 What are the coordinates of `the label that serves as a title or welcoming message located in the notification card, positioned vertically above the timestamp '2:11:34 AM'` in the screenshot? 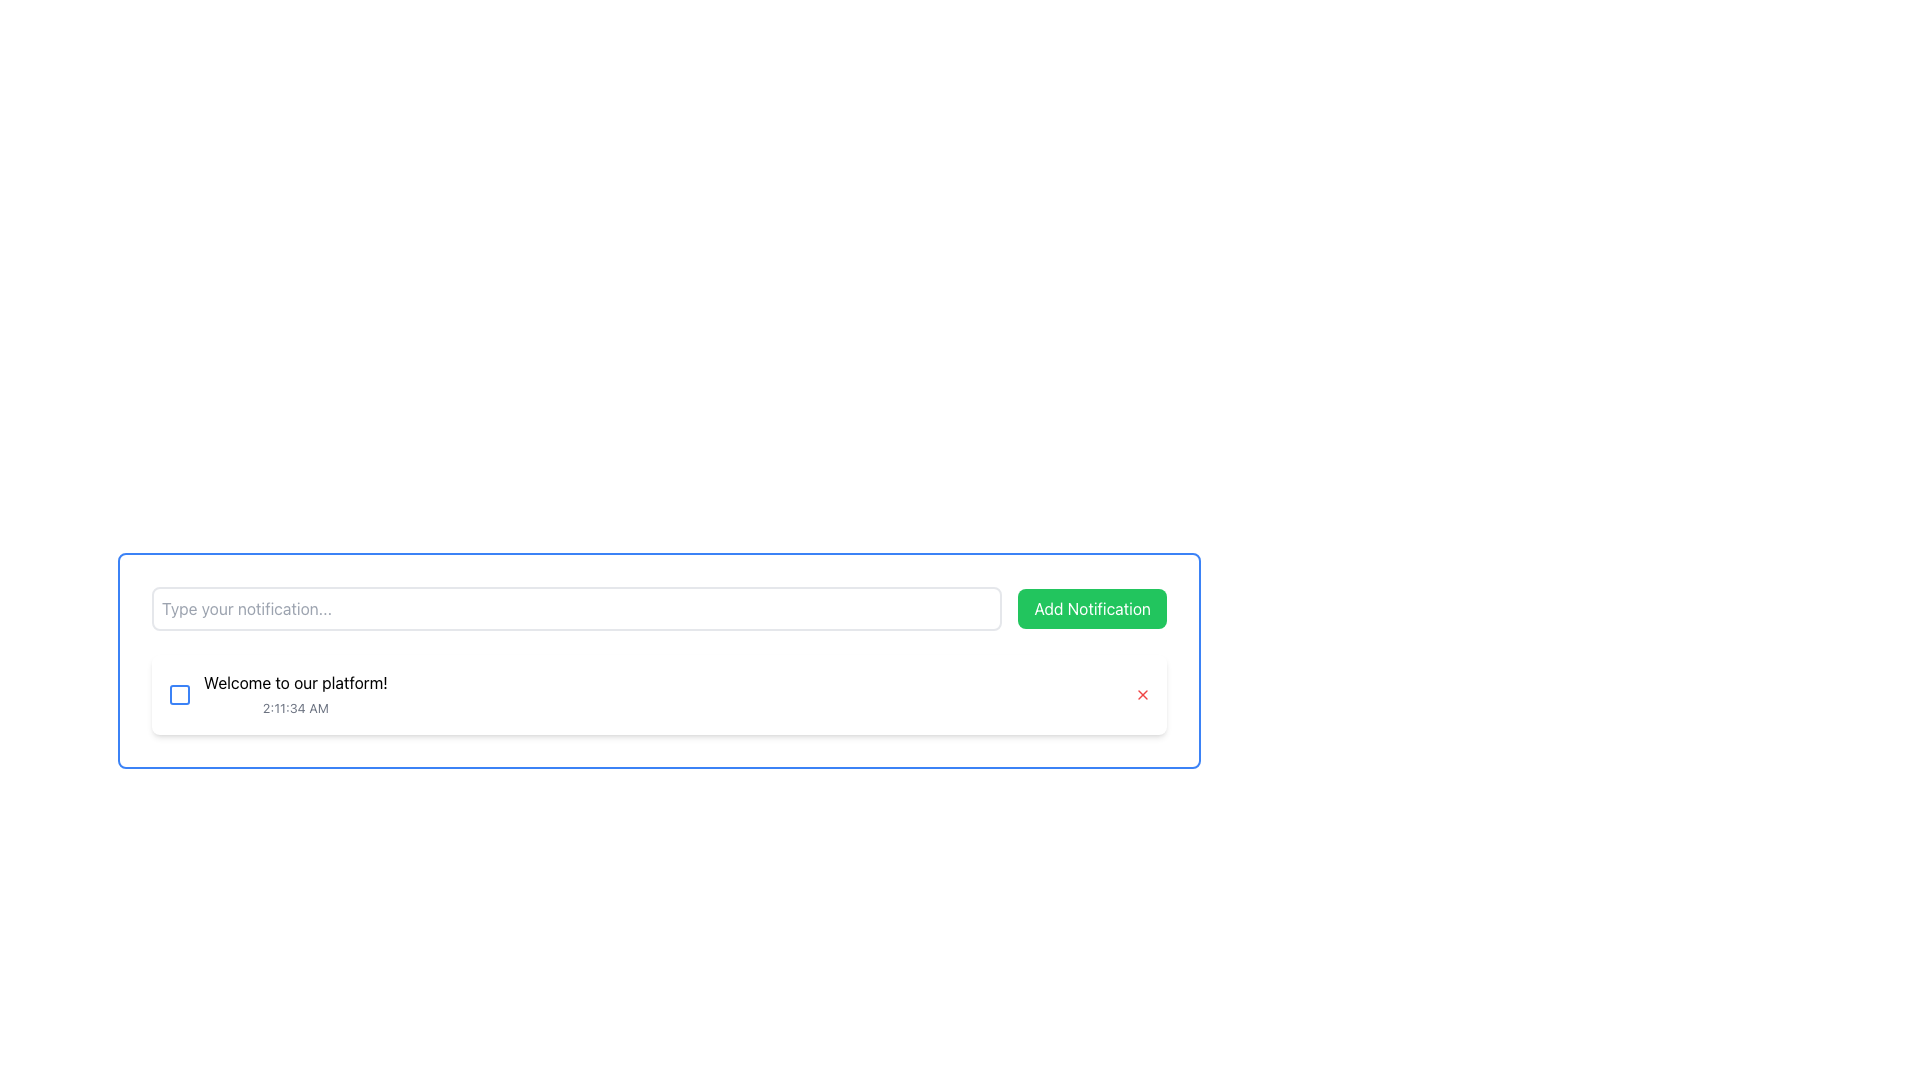 It's located at (294, 681).